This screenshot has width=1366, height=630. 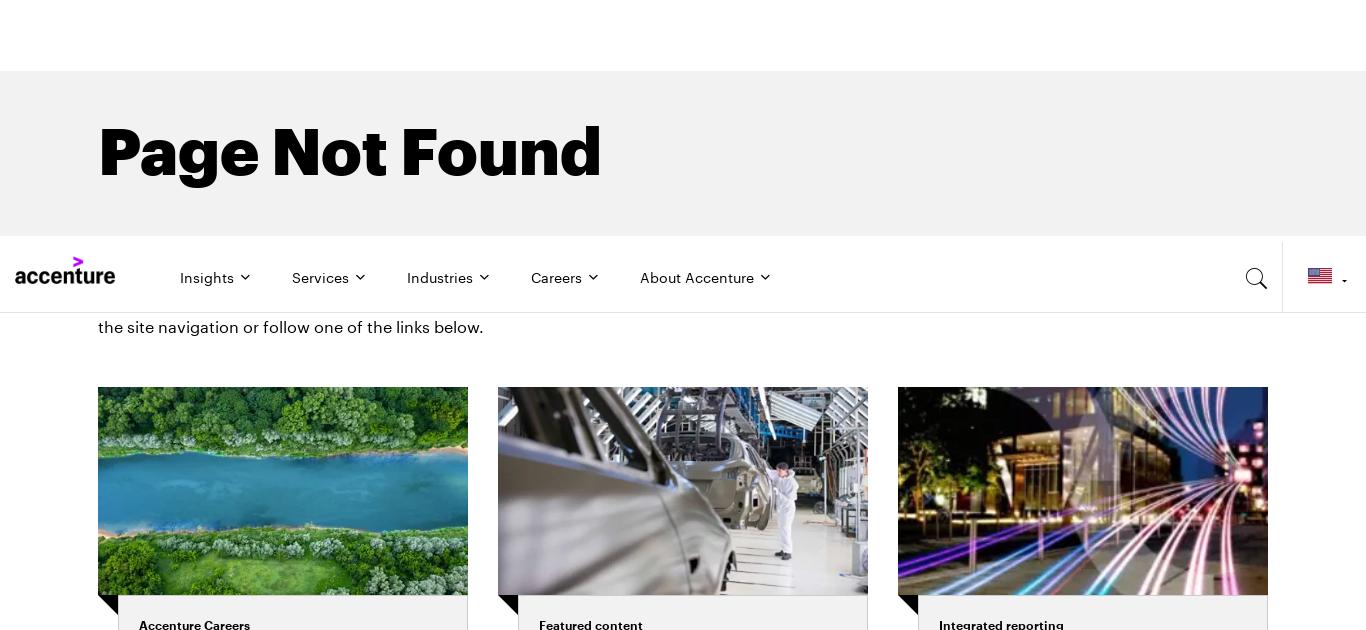 What do you see at coordinates (773, 55) in the screenshot?
I see `'search functionality'` at bounding box center [773, 55].